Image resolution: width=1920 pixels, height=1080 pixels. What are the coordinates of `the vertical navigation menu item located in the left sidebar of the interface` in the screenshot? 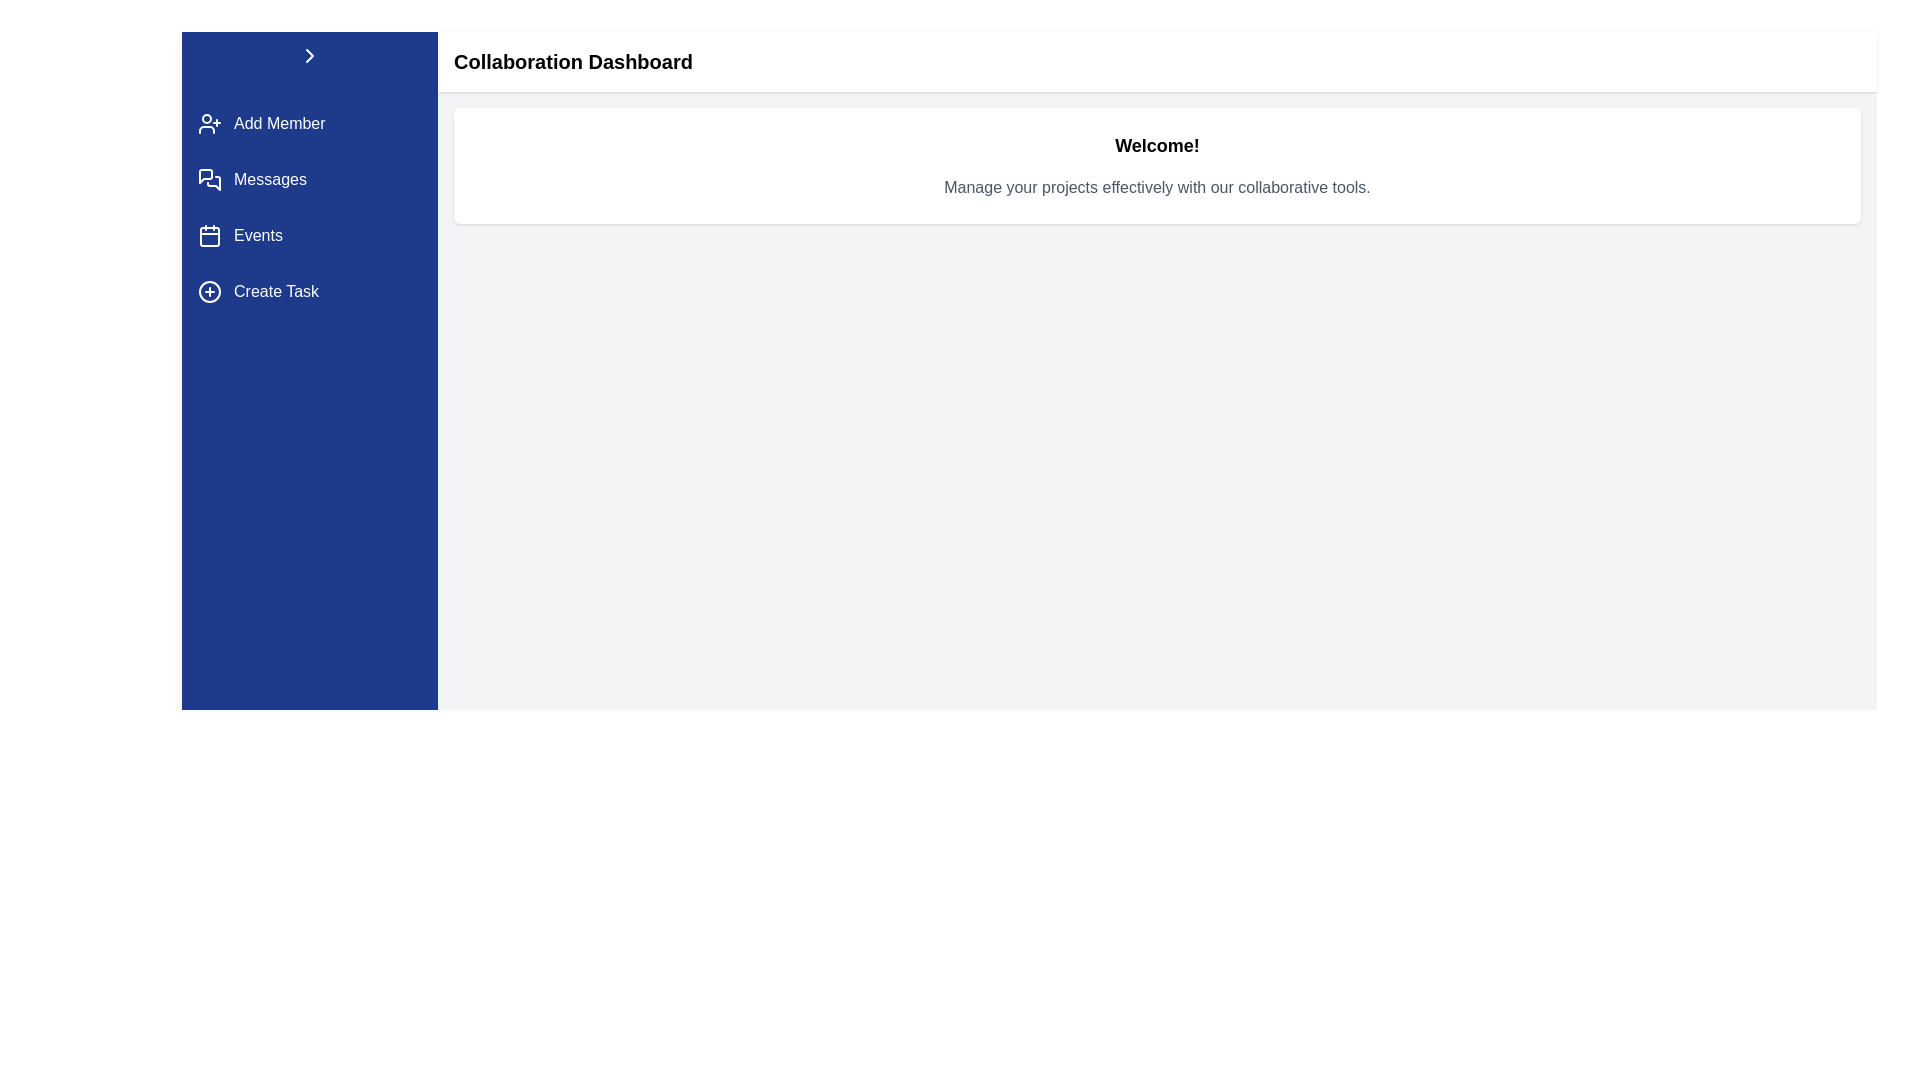 It's located at (309, 208).